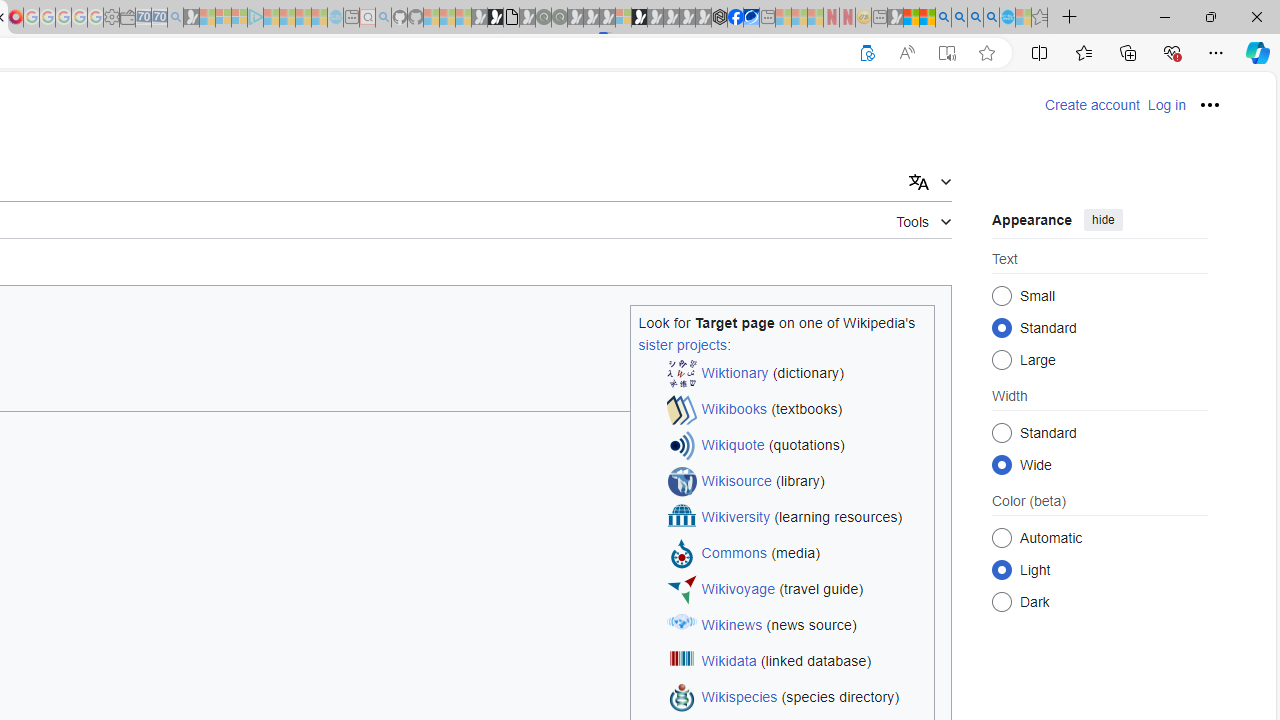 Image resolution: width=1280 pixels, height=720 pixels. What do you see at coordinates (110, 17) in the screenshot?
I see `'Settings - Sleeping'` at bounding box center [110, 17].